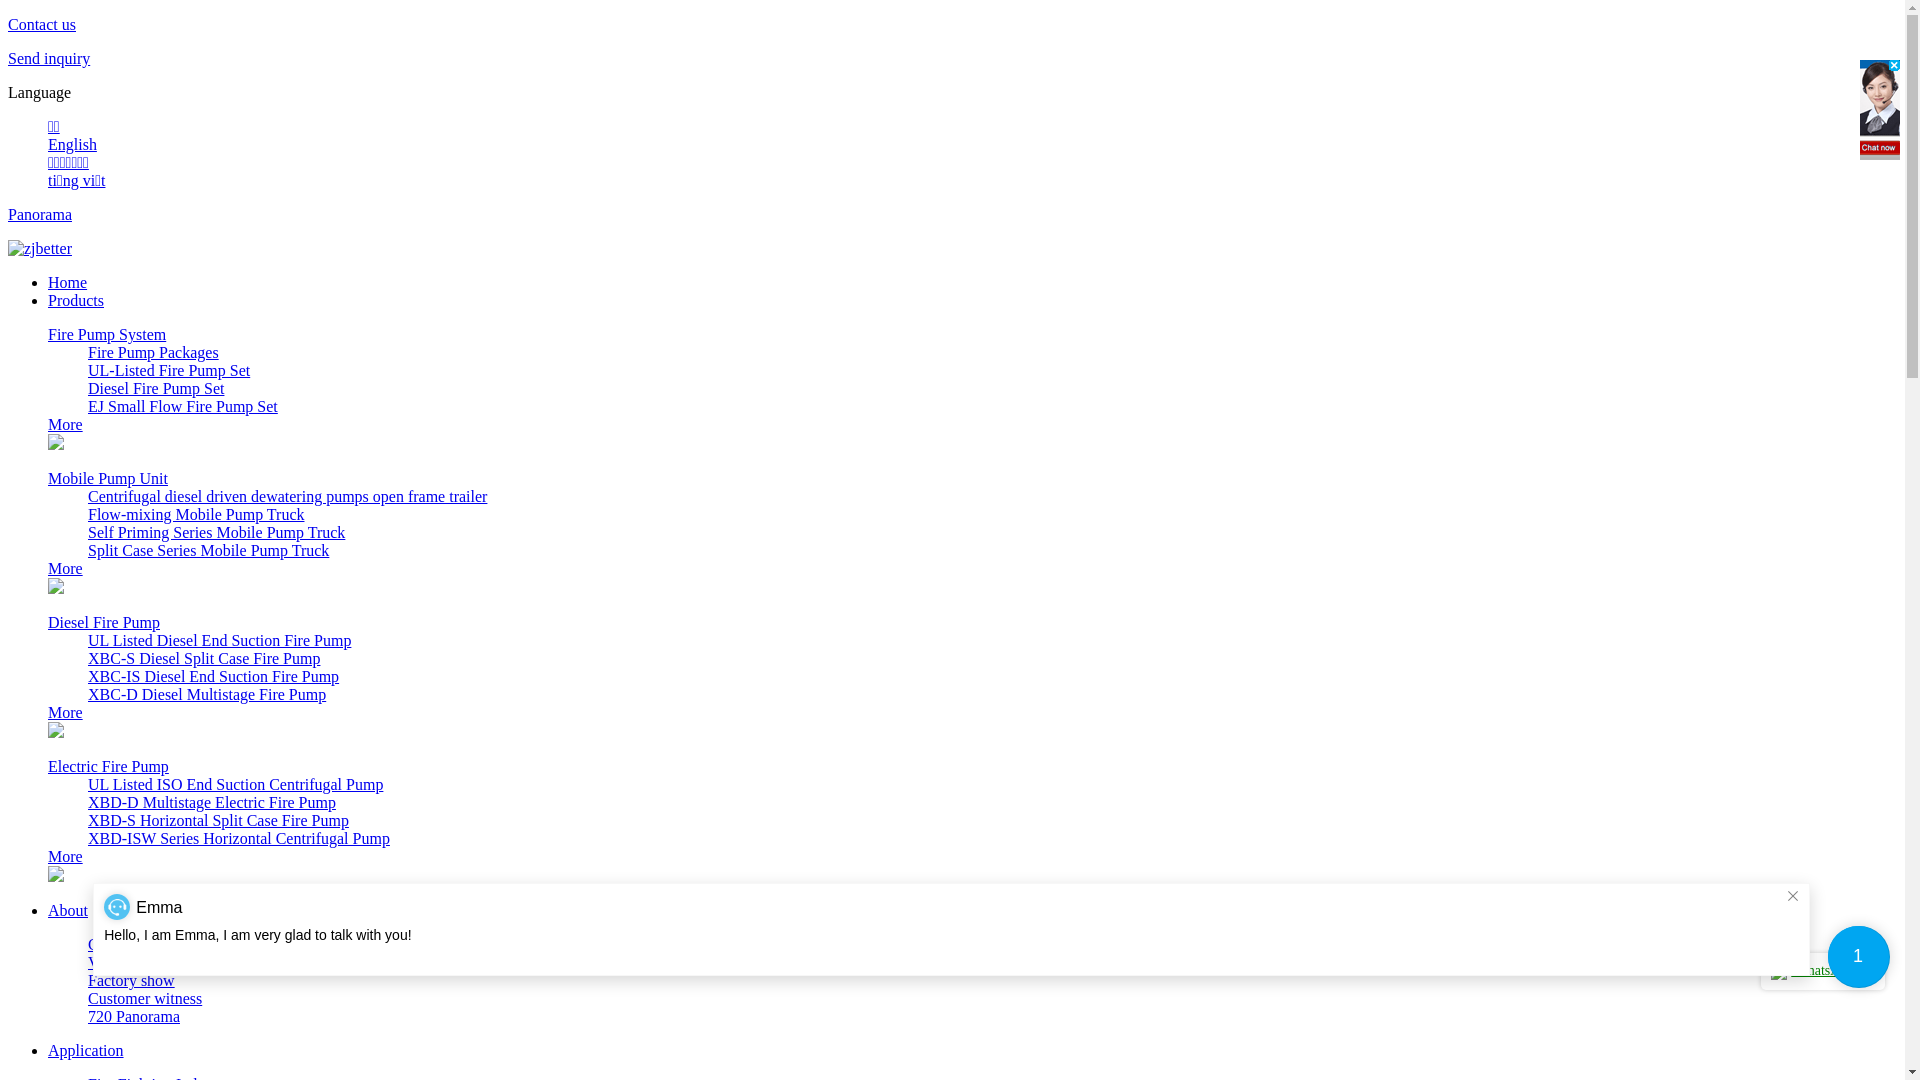  What do you see at coordinates (130, 979) in the screenshot?
I see `'Factory show'` at bounding box center [130, 979].